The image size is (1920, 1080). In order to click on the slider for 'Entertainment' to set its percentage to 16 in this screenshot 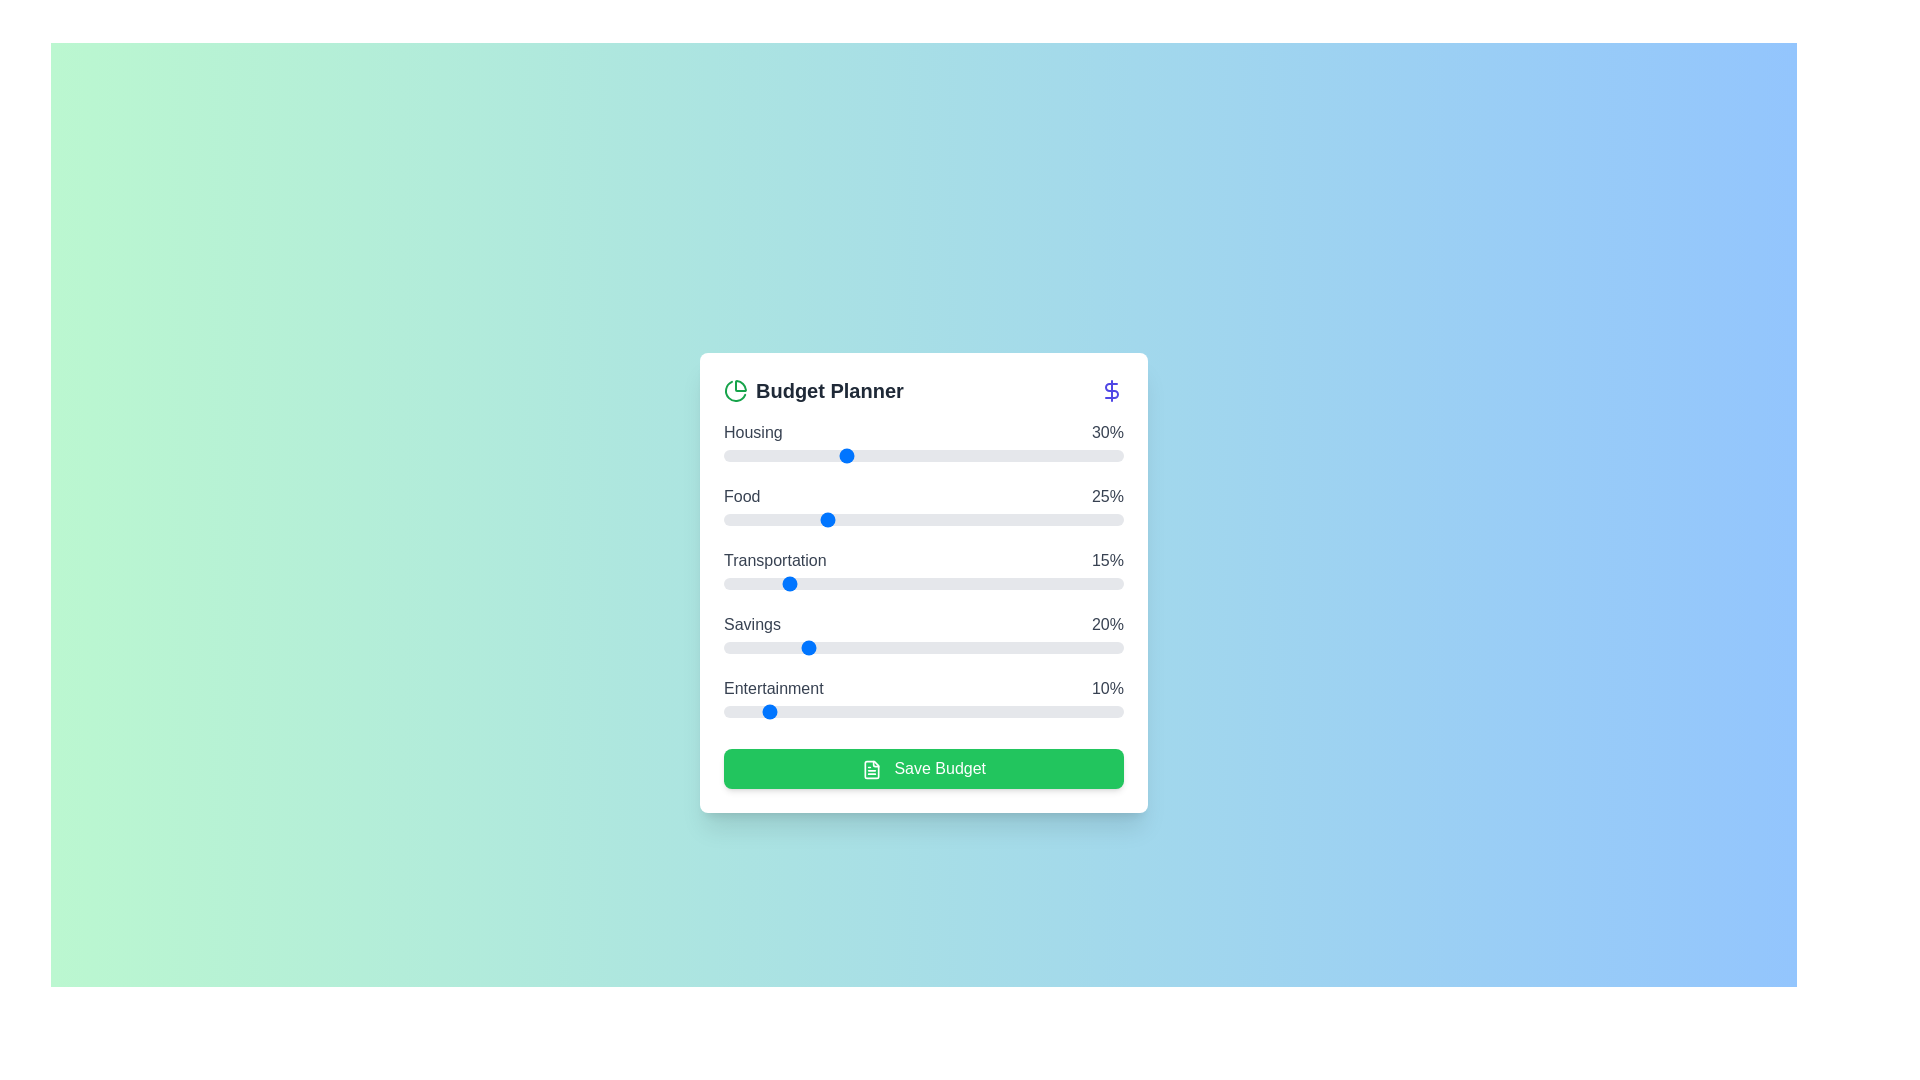, I will do `click(786, 711)`.